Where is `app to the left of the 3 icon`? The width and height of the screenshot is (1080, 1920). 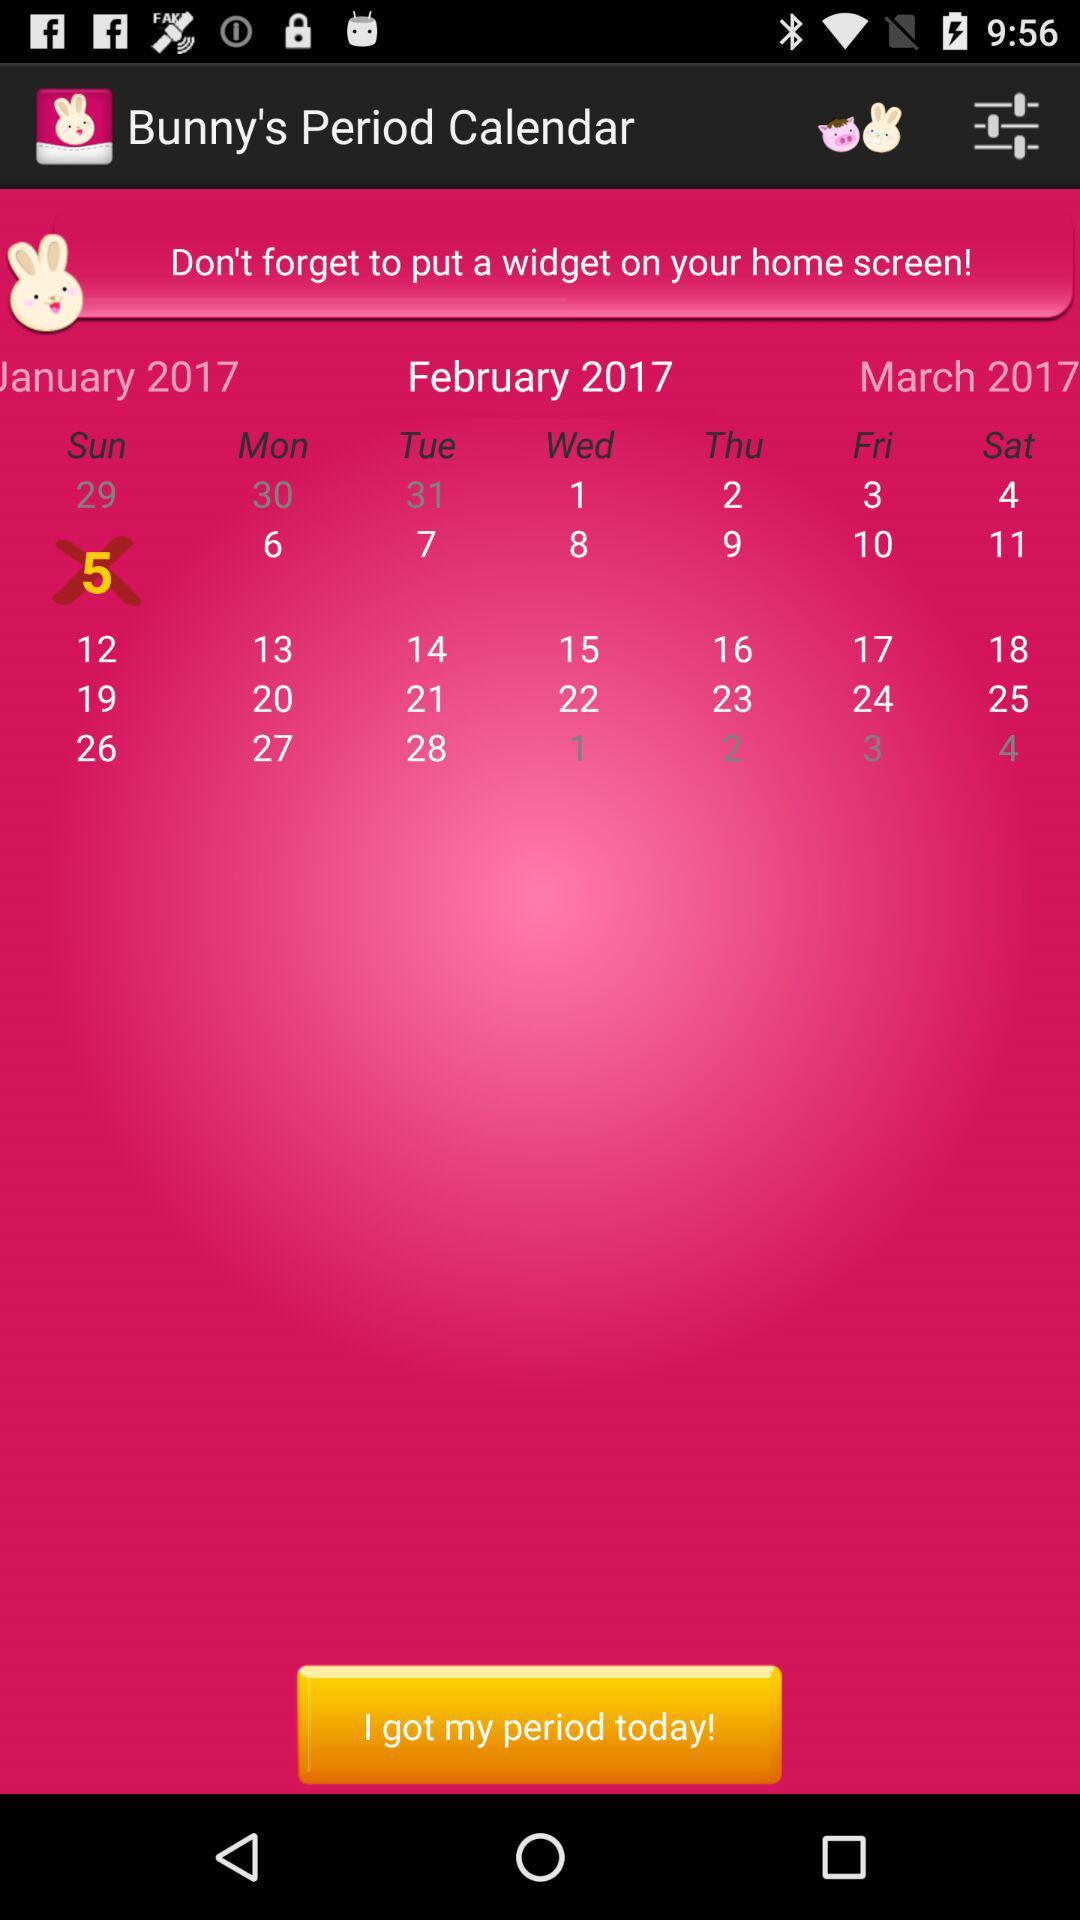
app to the left of the 3 icon is located at coordinates (733, 542).